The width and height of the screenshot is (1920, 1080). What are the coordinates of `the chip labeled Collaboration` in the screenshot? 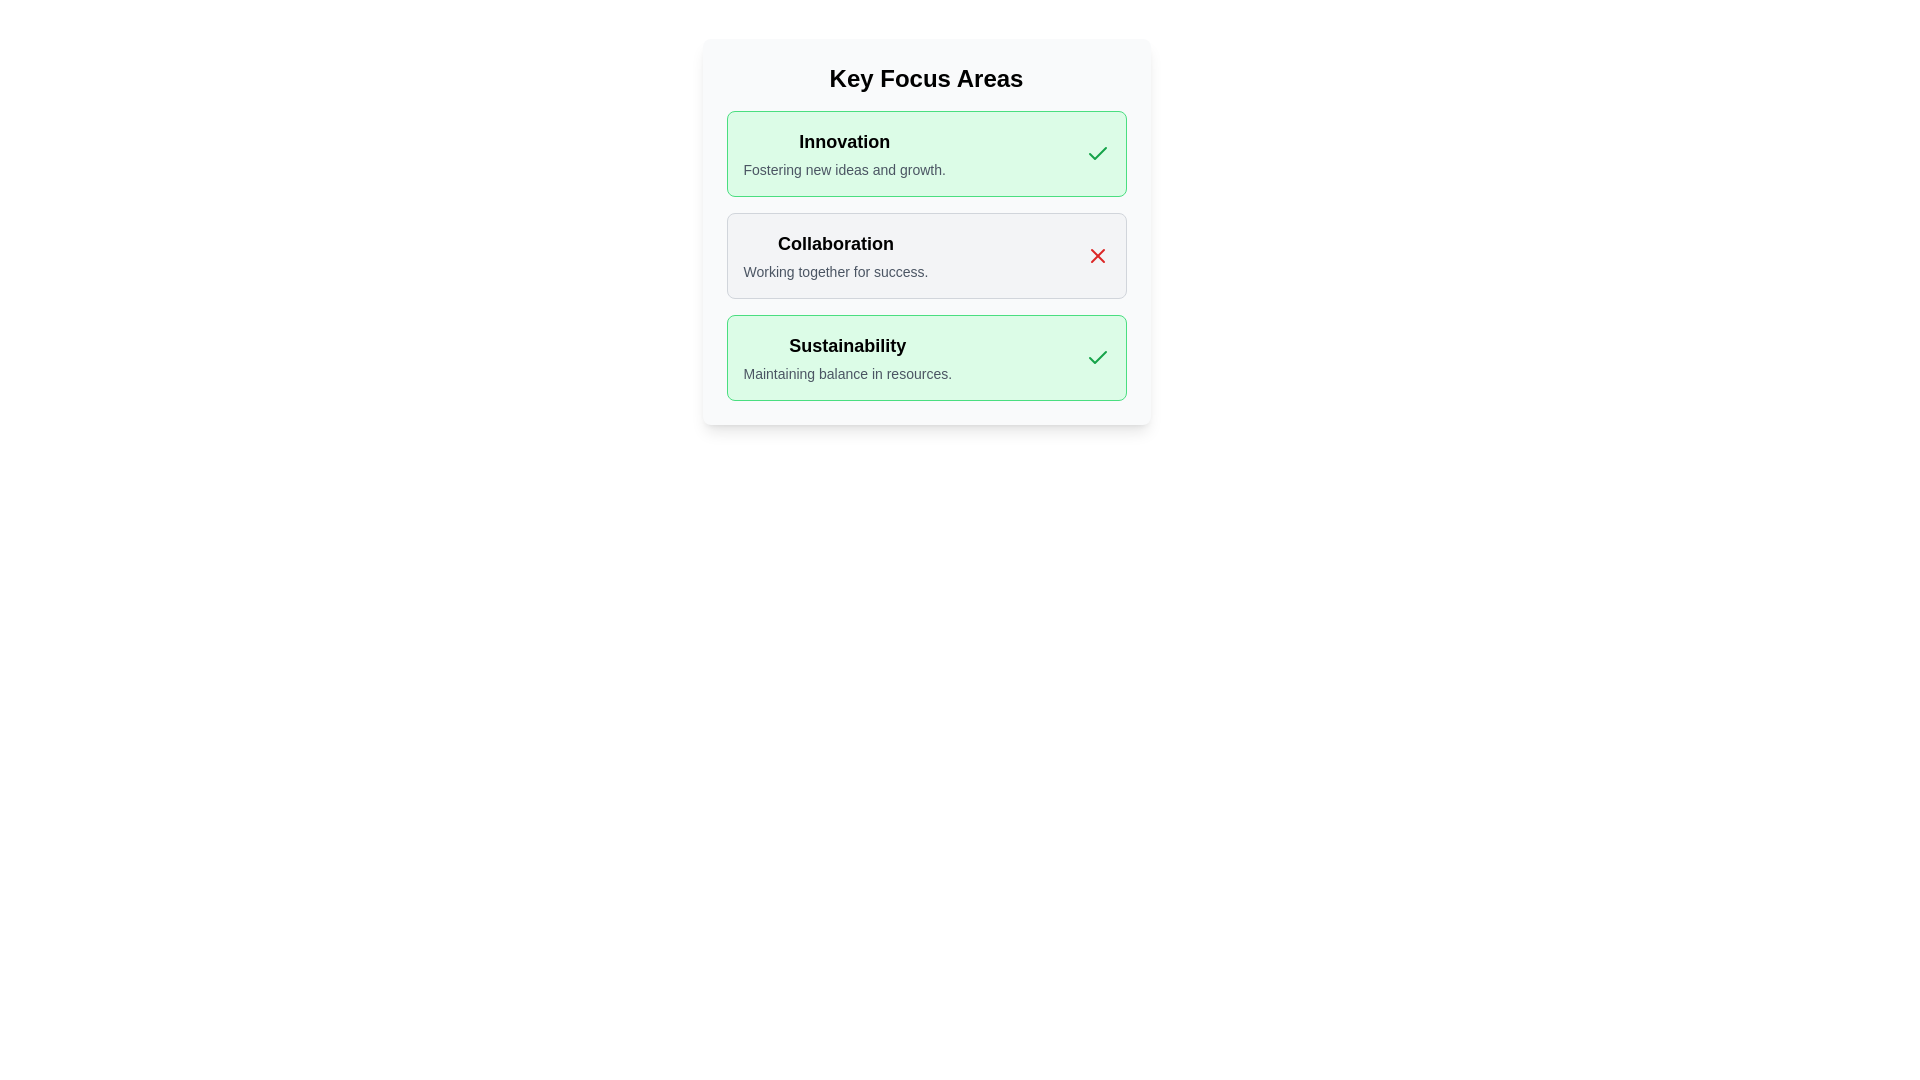 It's located at (925, 254).